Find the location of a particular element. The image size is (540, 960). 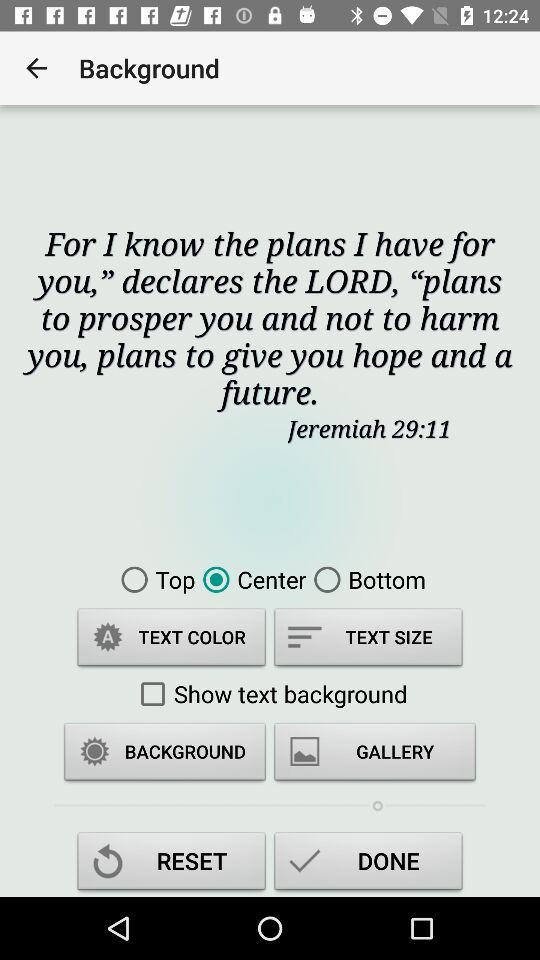

the reset item is located at coordinates (171, 863).